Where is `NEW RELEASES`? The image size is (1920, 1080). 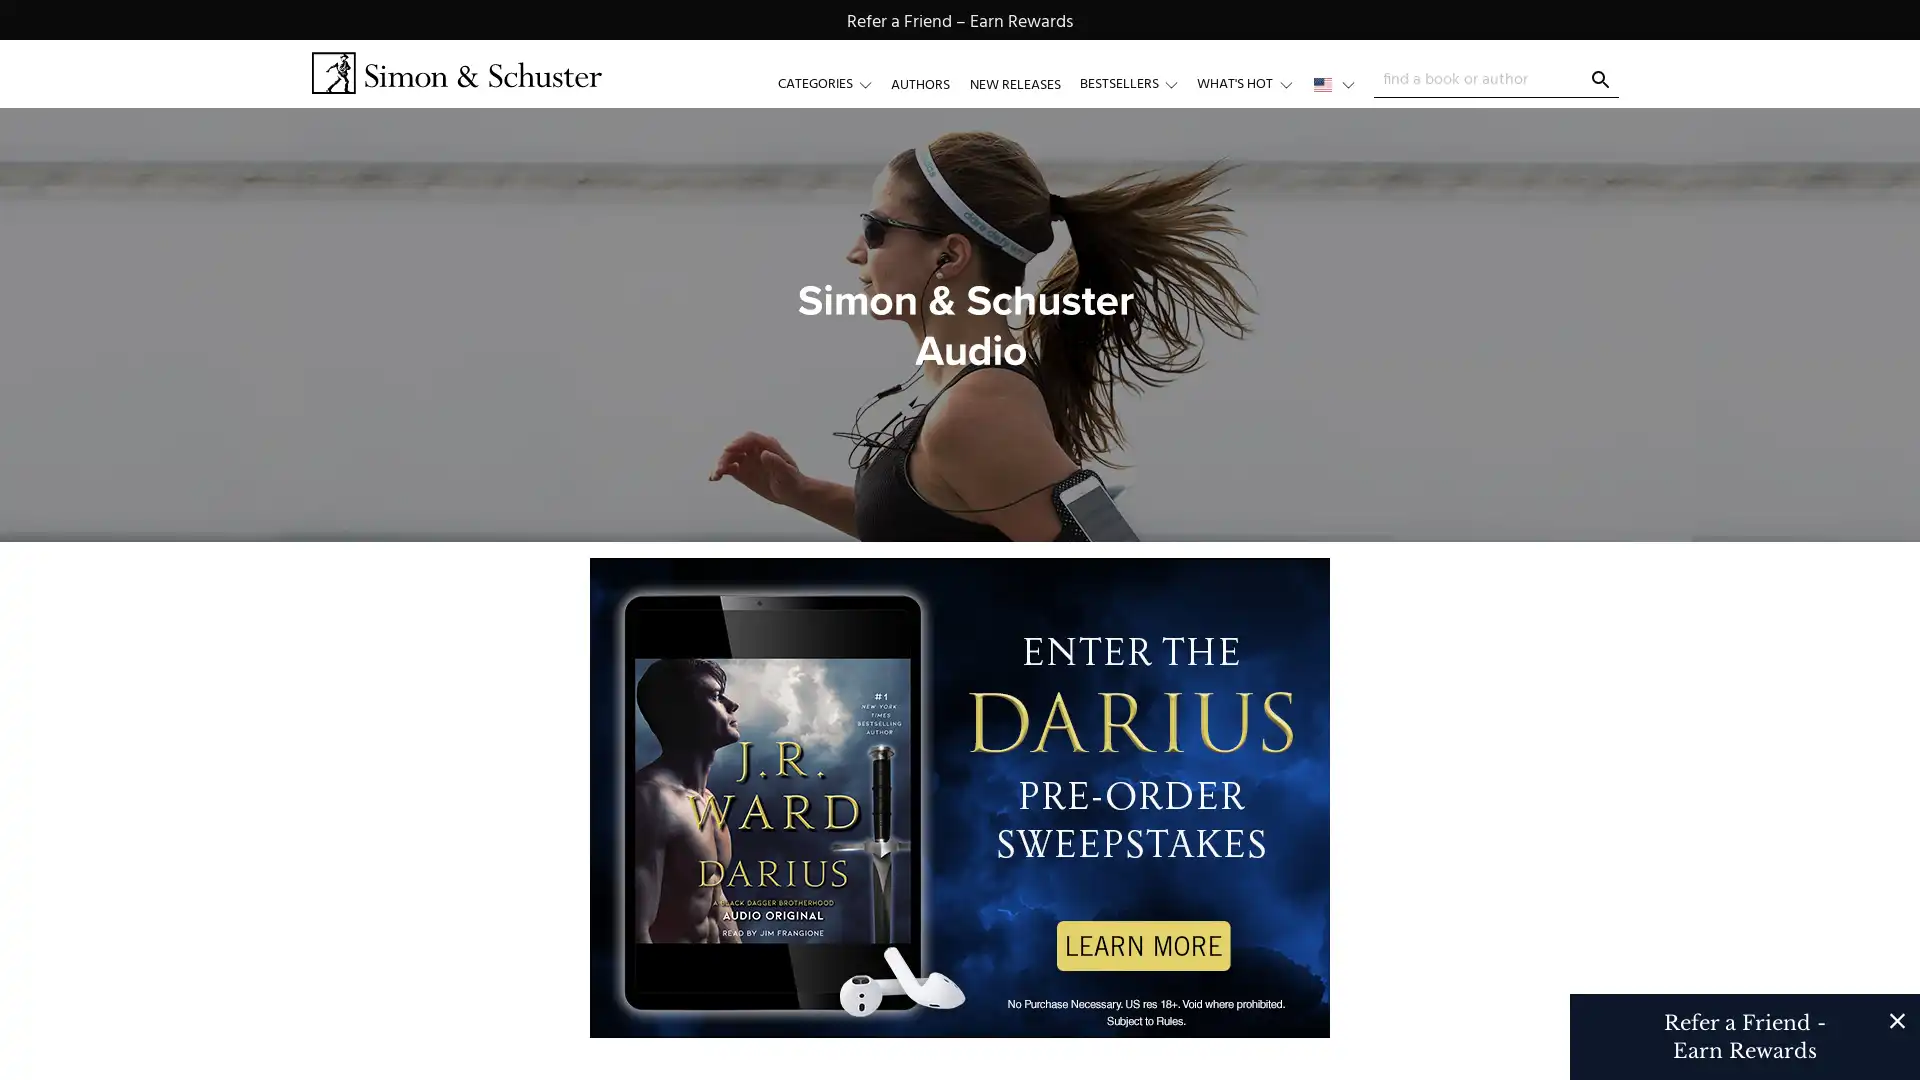 NEW RELEASES is located at coordinates (1014, 83).